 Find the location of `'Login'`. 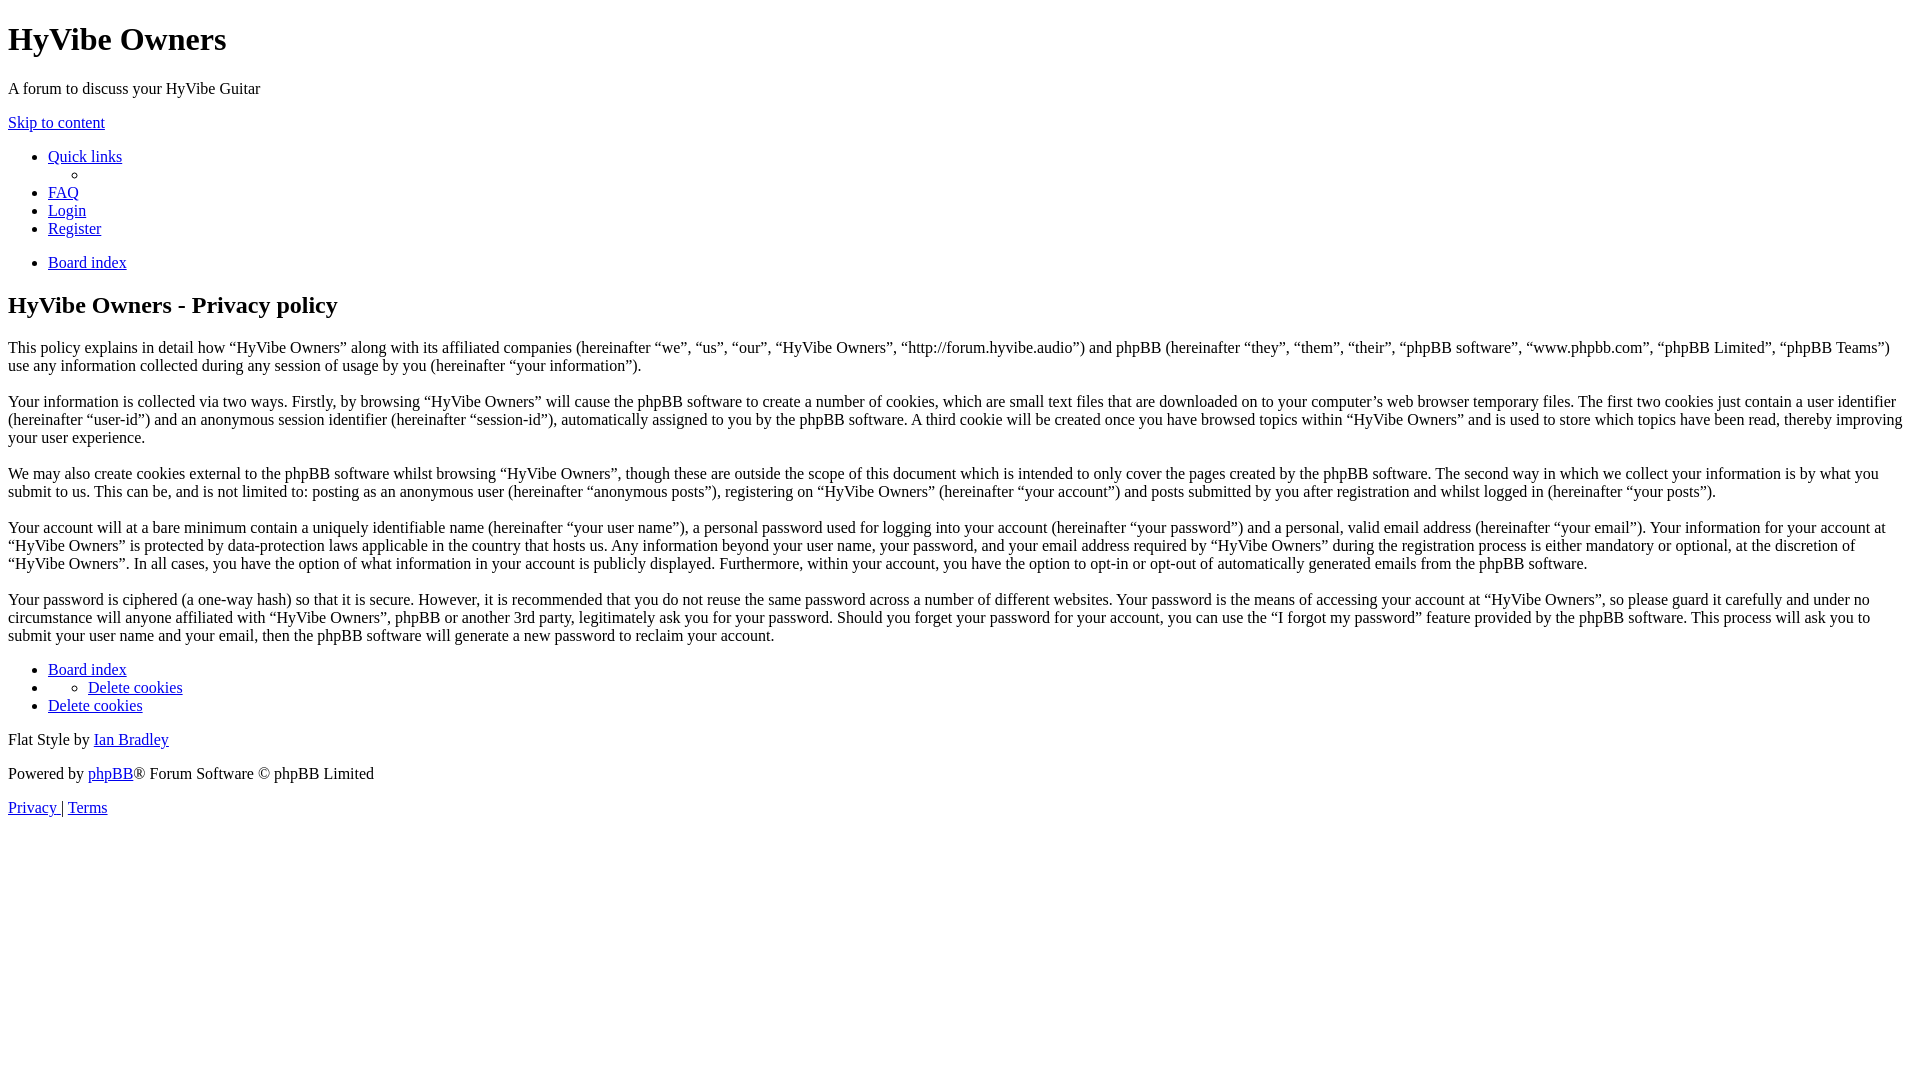

'Login' is located at coordinates (67, 210).